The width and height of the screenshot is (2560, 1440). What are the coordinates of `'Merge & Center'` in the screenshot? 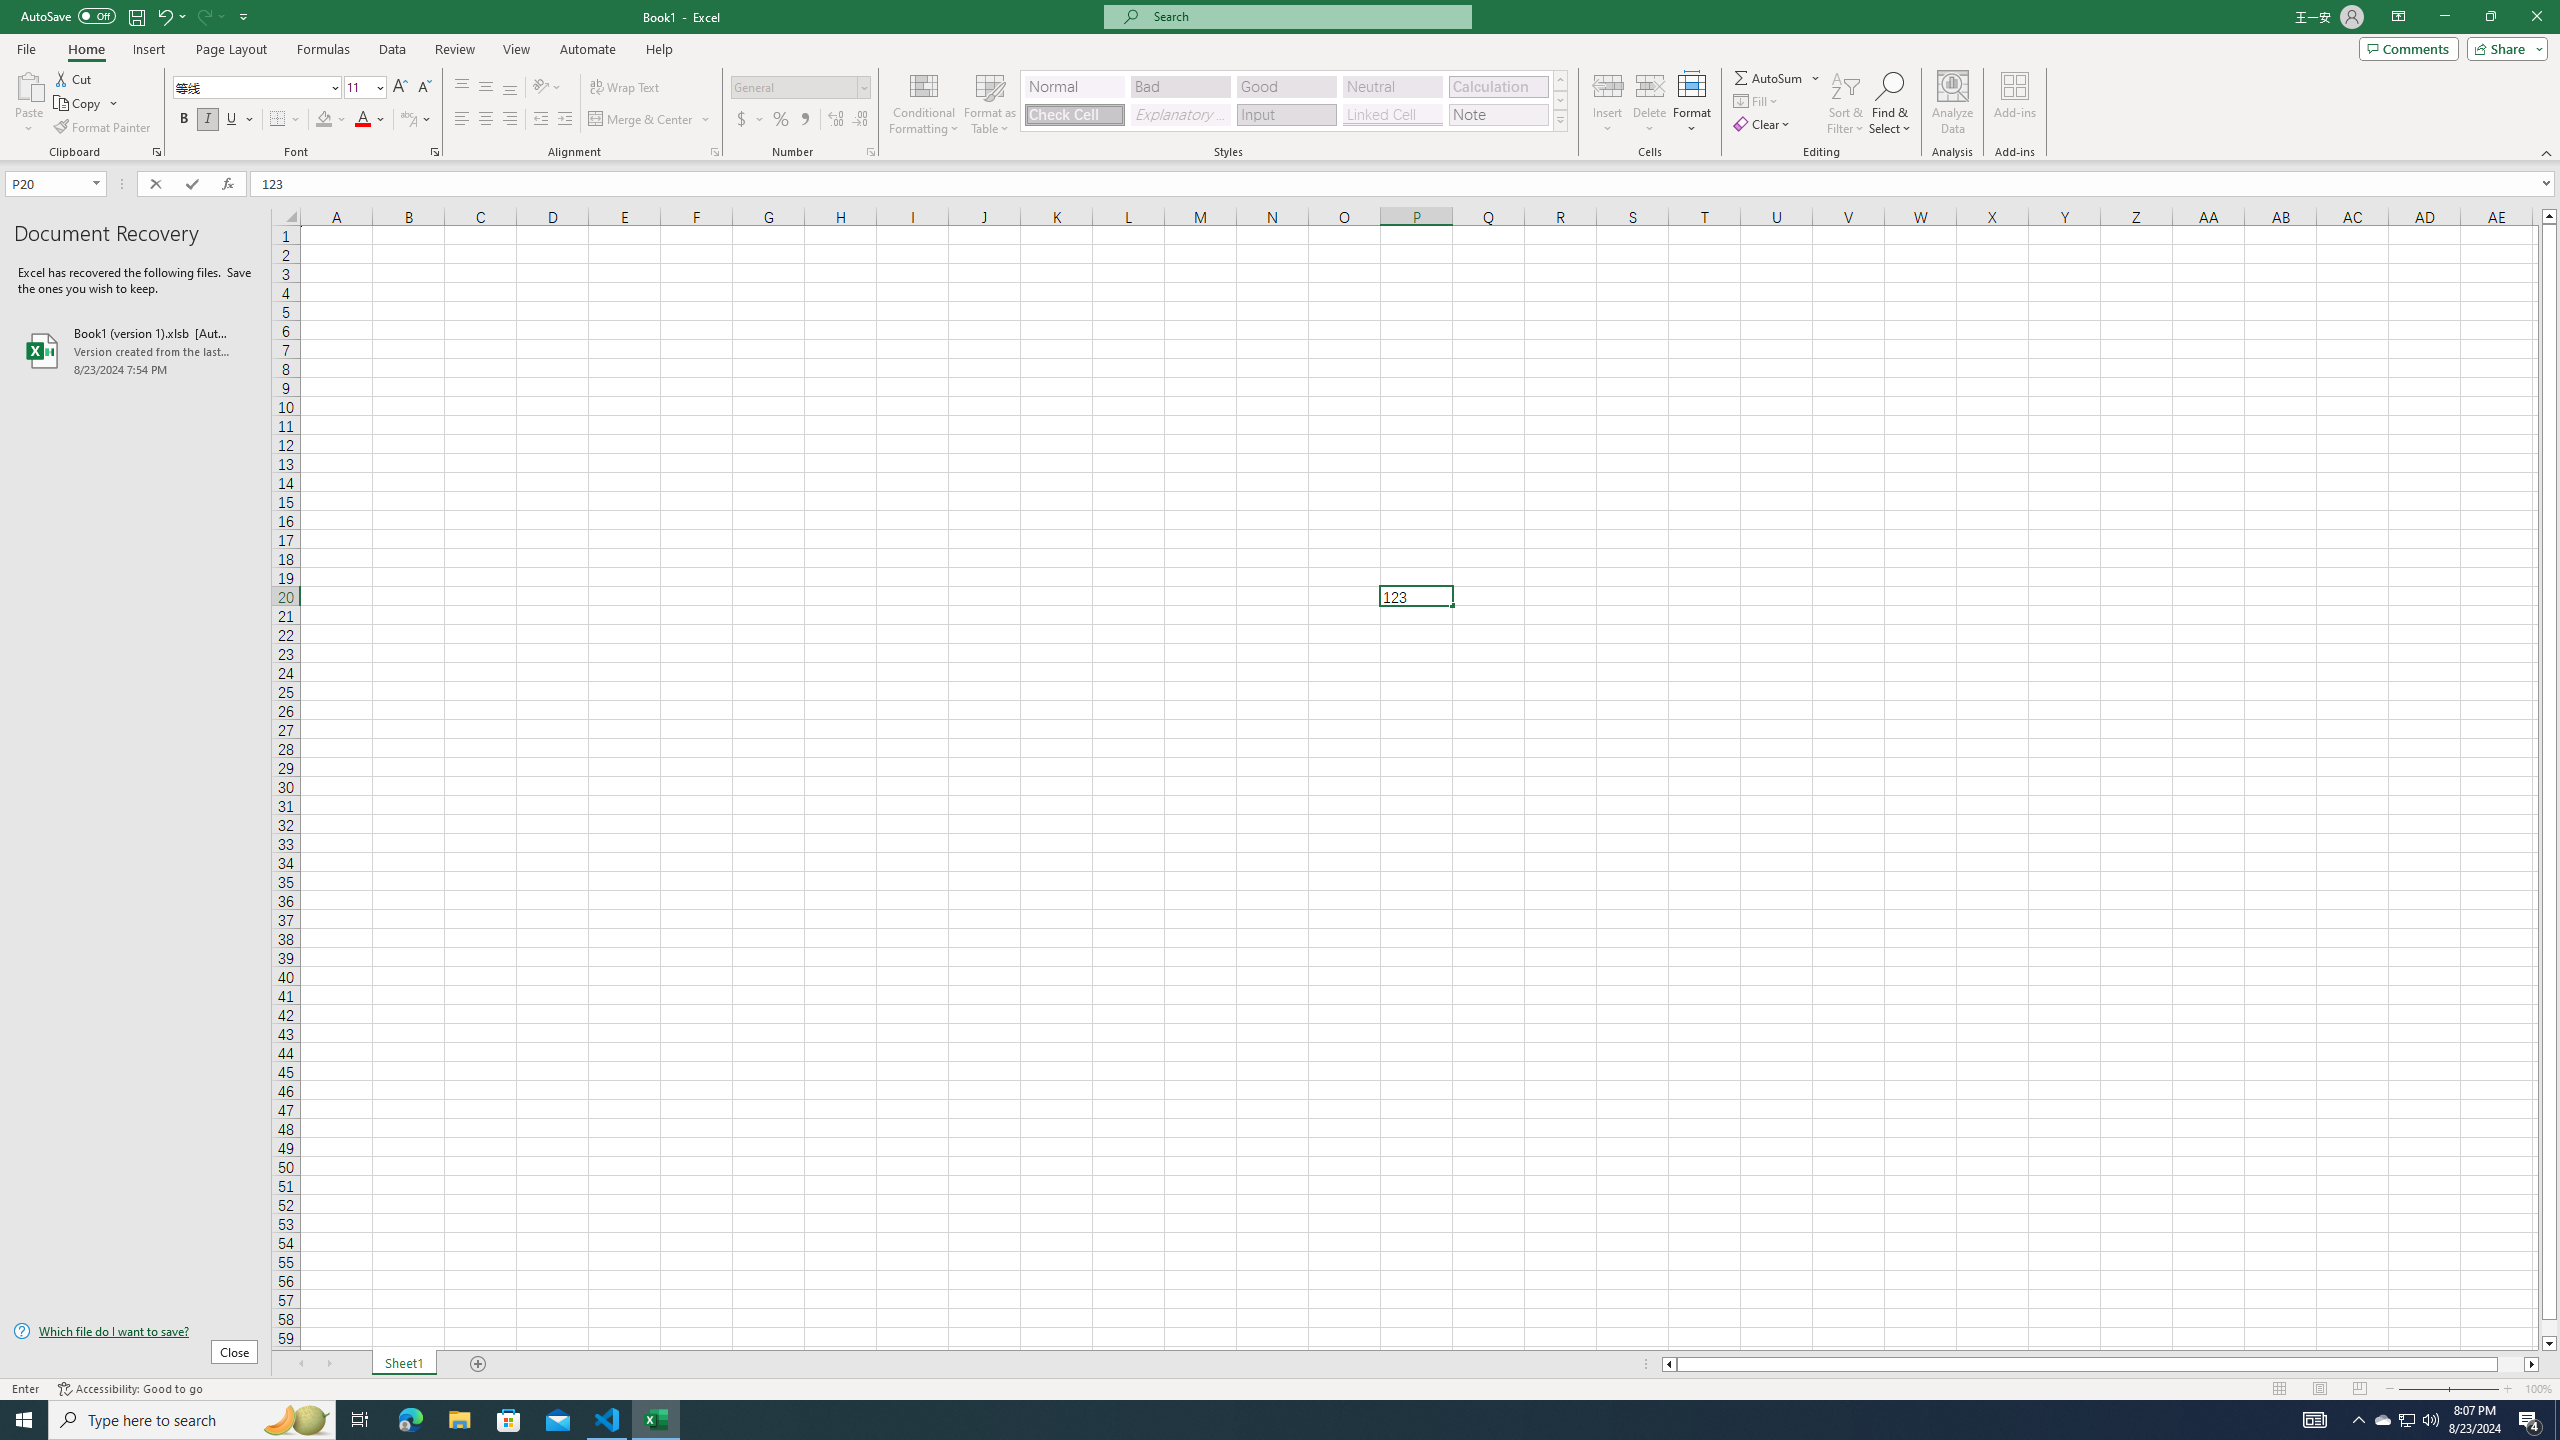 It's located at (649, 118).